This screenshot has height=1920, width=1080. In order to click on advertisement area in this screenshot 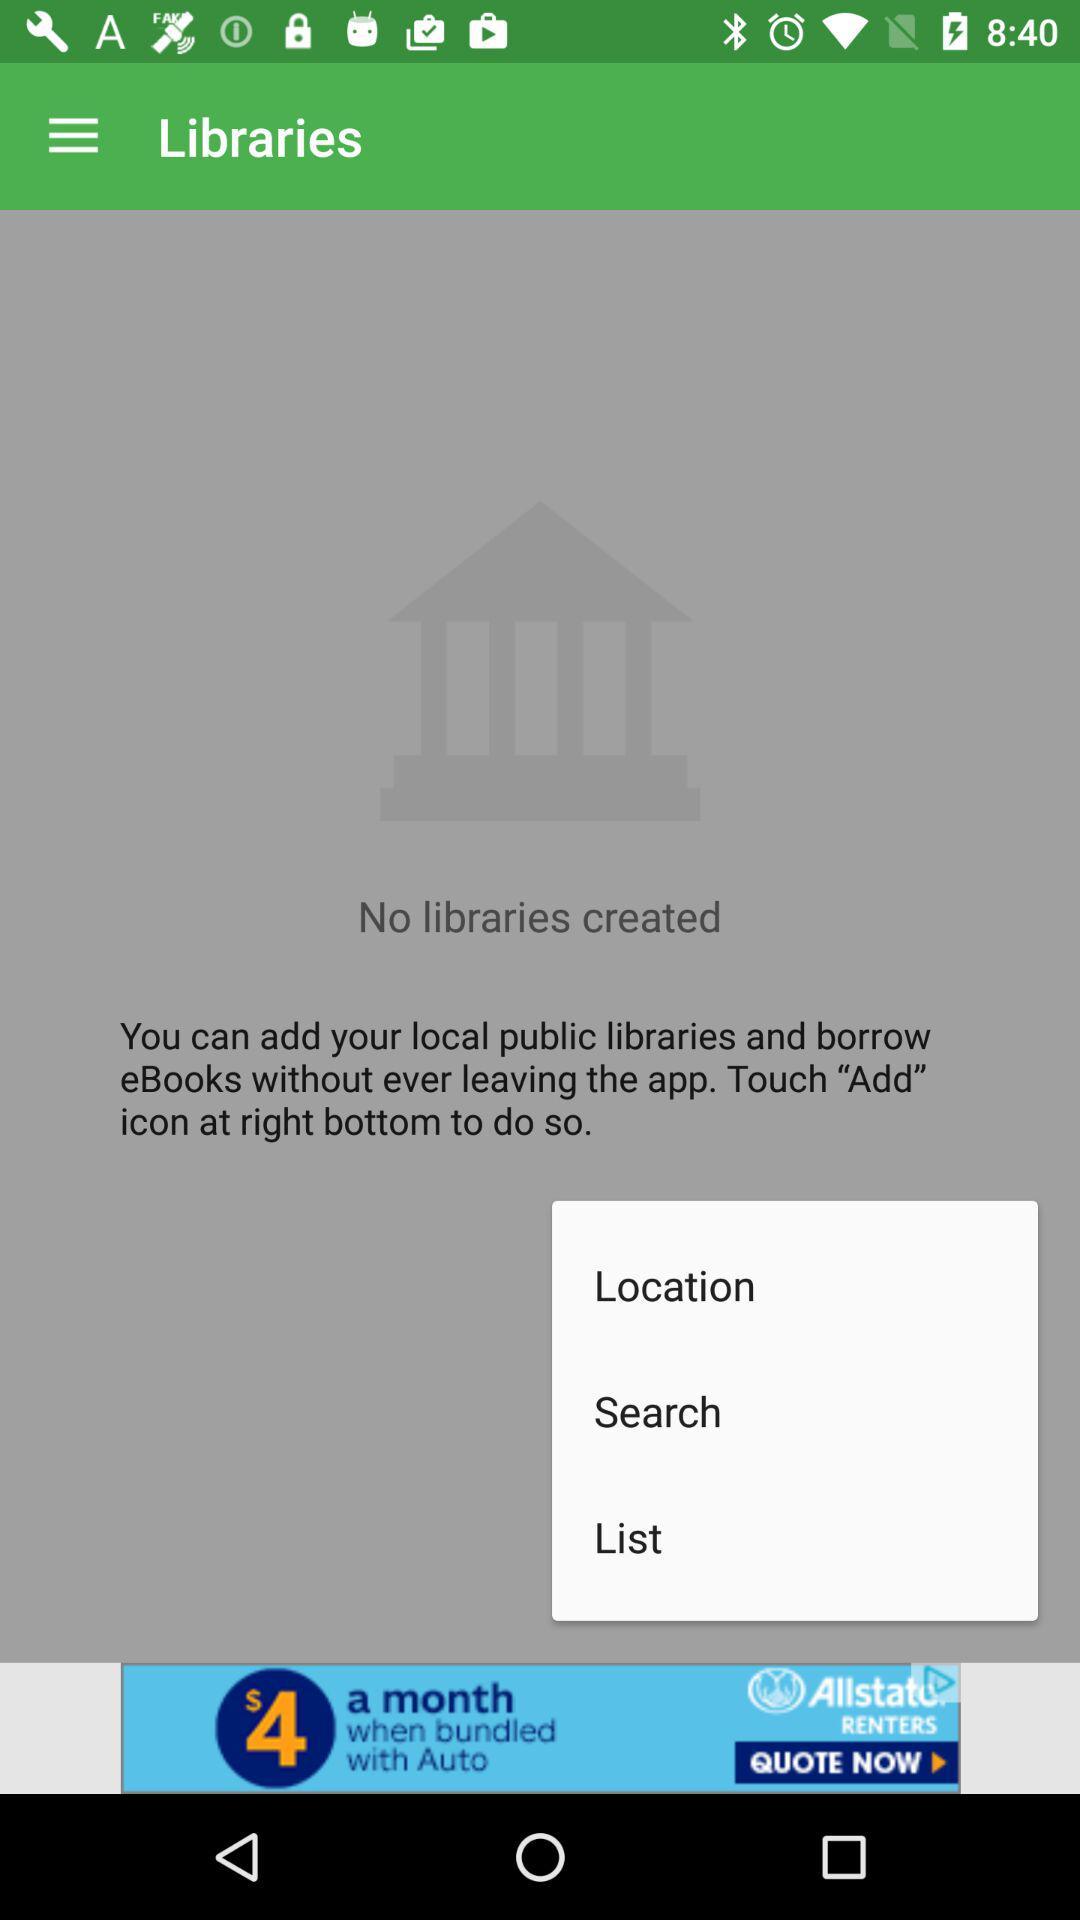, I will do `click(540, 1727)`.